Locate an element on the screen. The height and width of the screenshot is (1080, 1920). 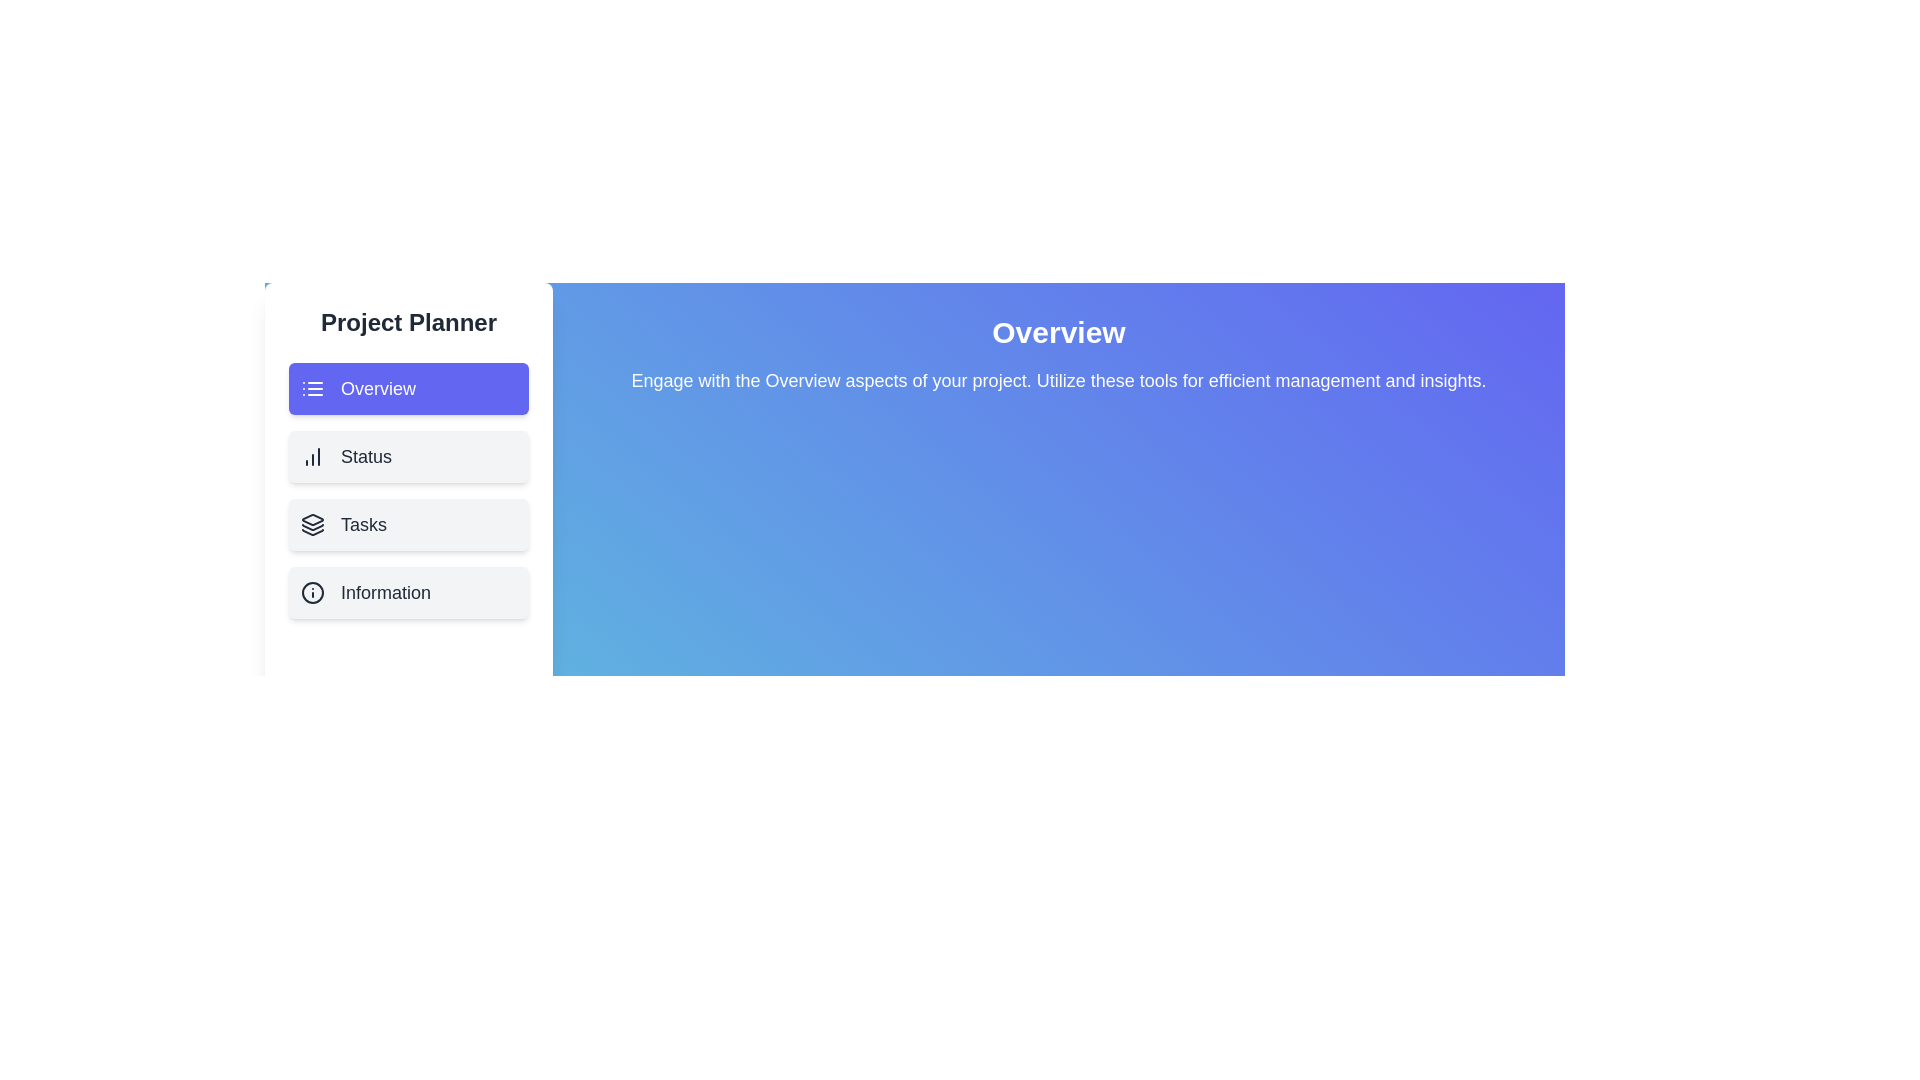
the menu item Overview to observe its hover effect is located at coordinates (407, 389).